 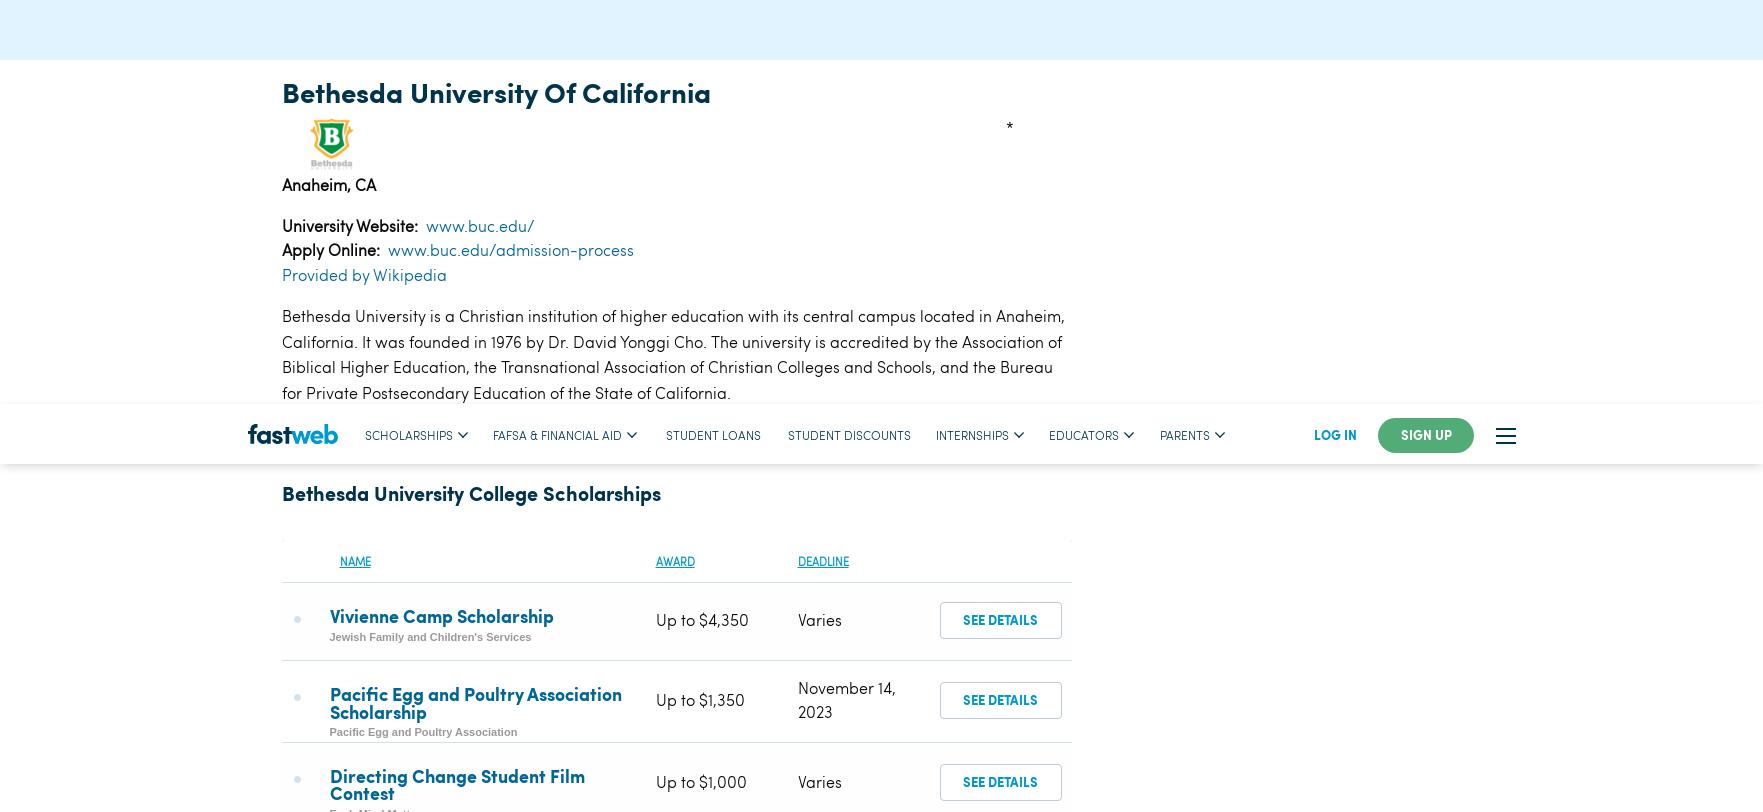 What do you see at coordinates (1159, 31) in the screenshot?
I see `'parents'` at bounding box center [1159, 31].